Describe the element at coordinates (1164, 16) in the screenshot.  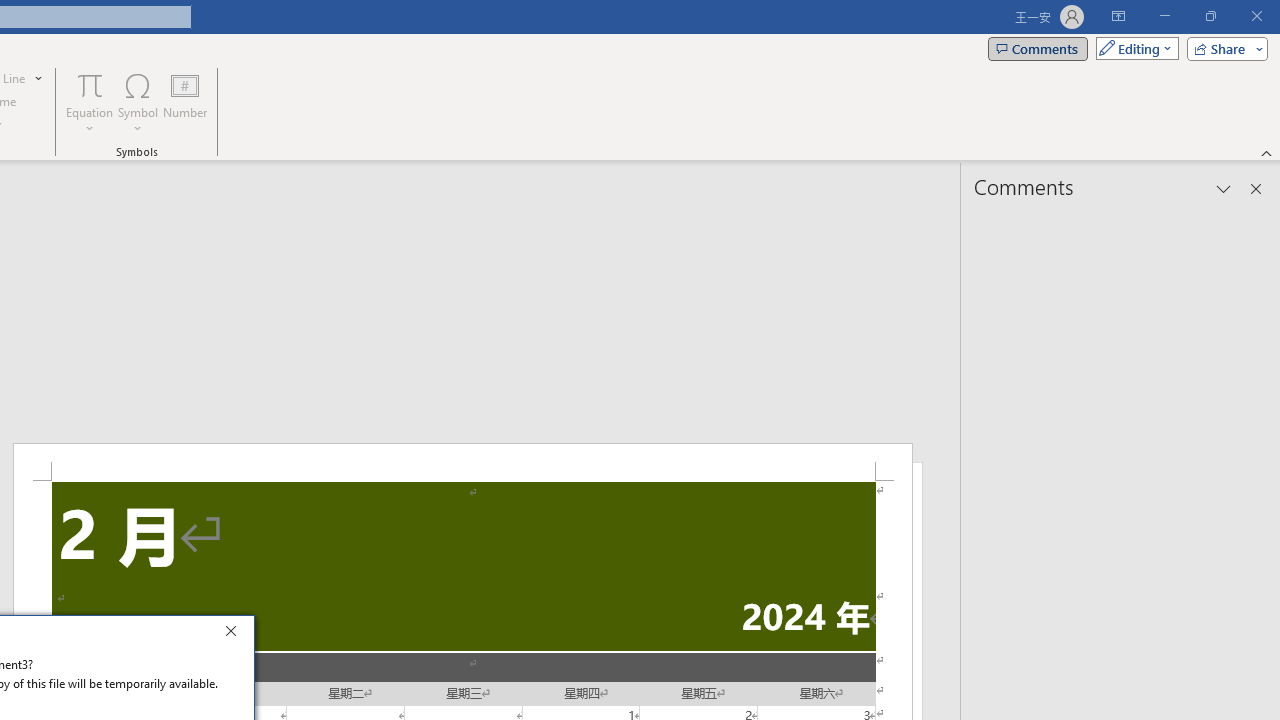
I see `'Minimize'` at that location.